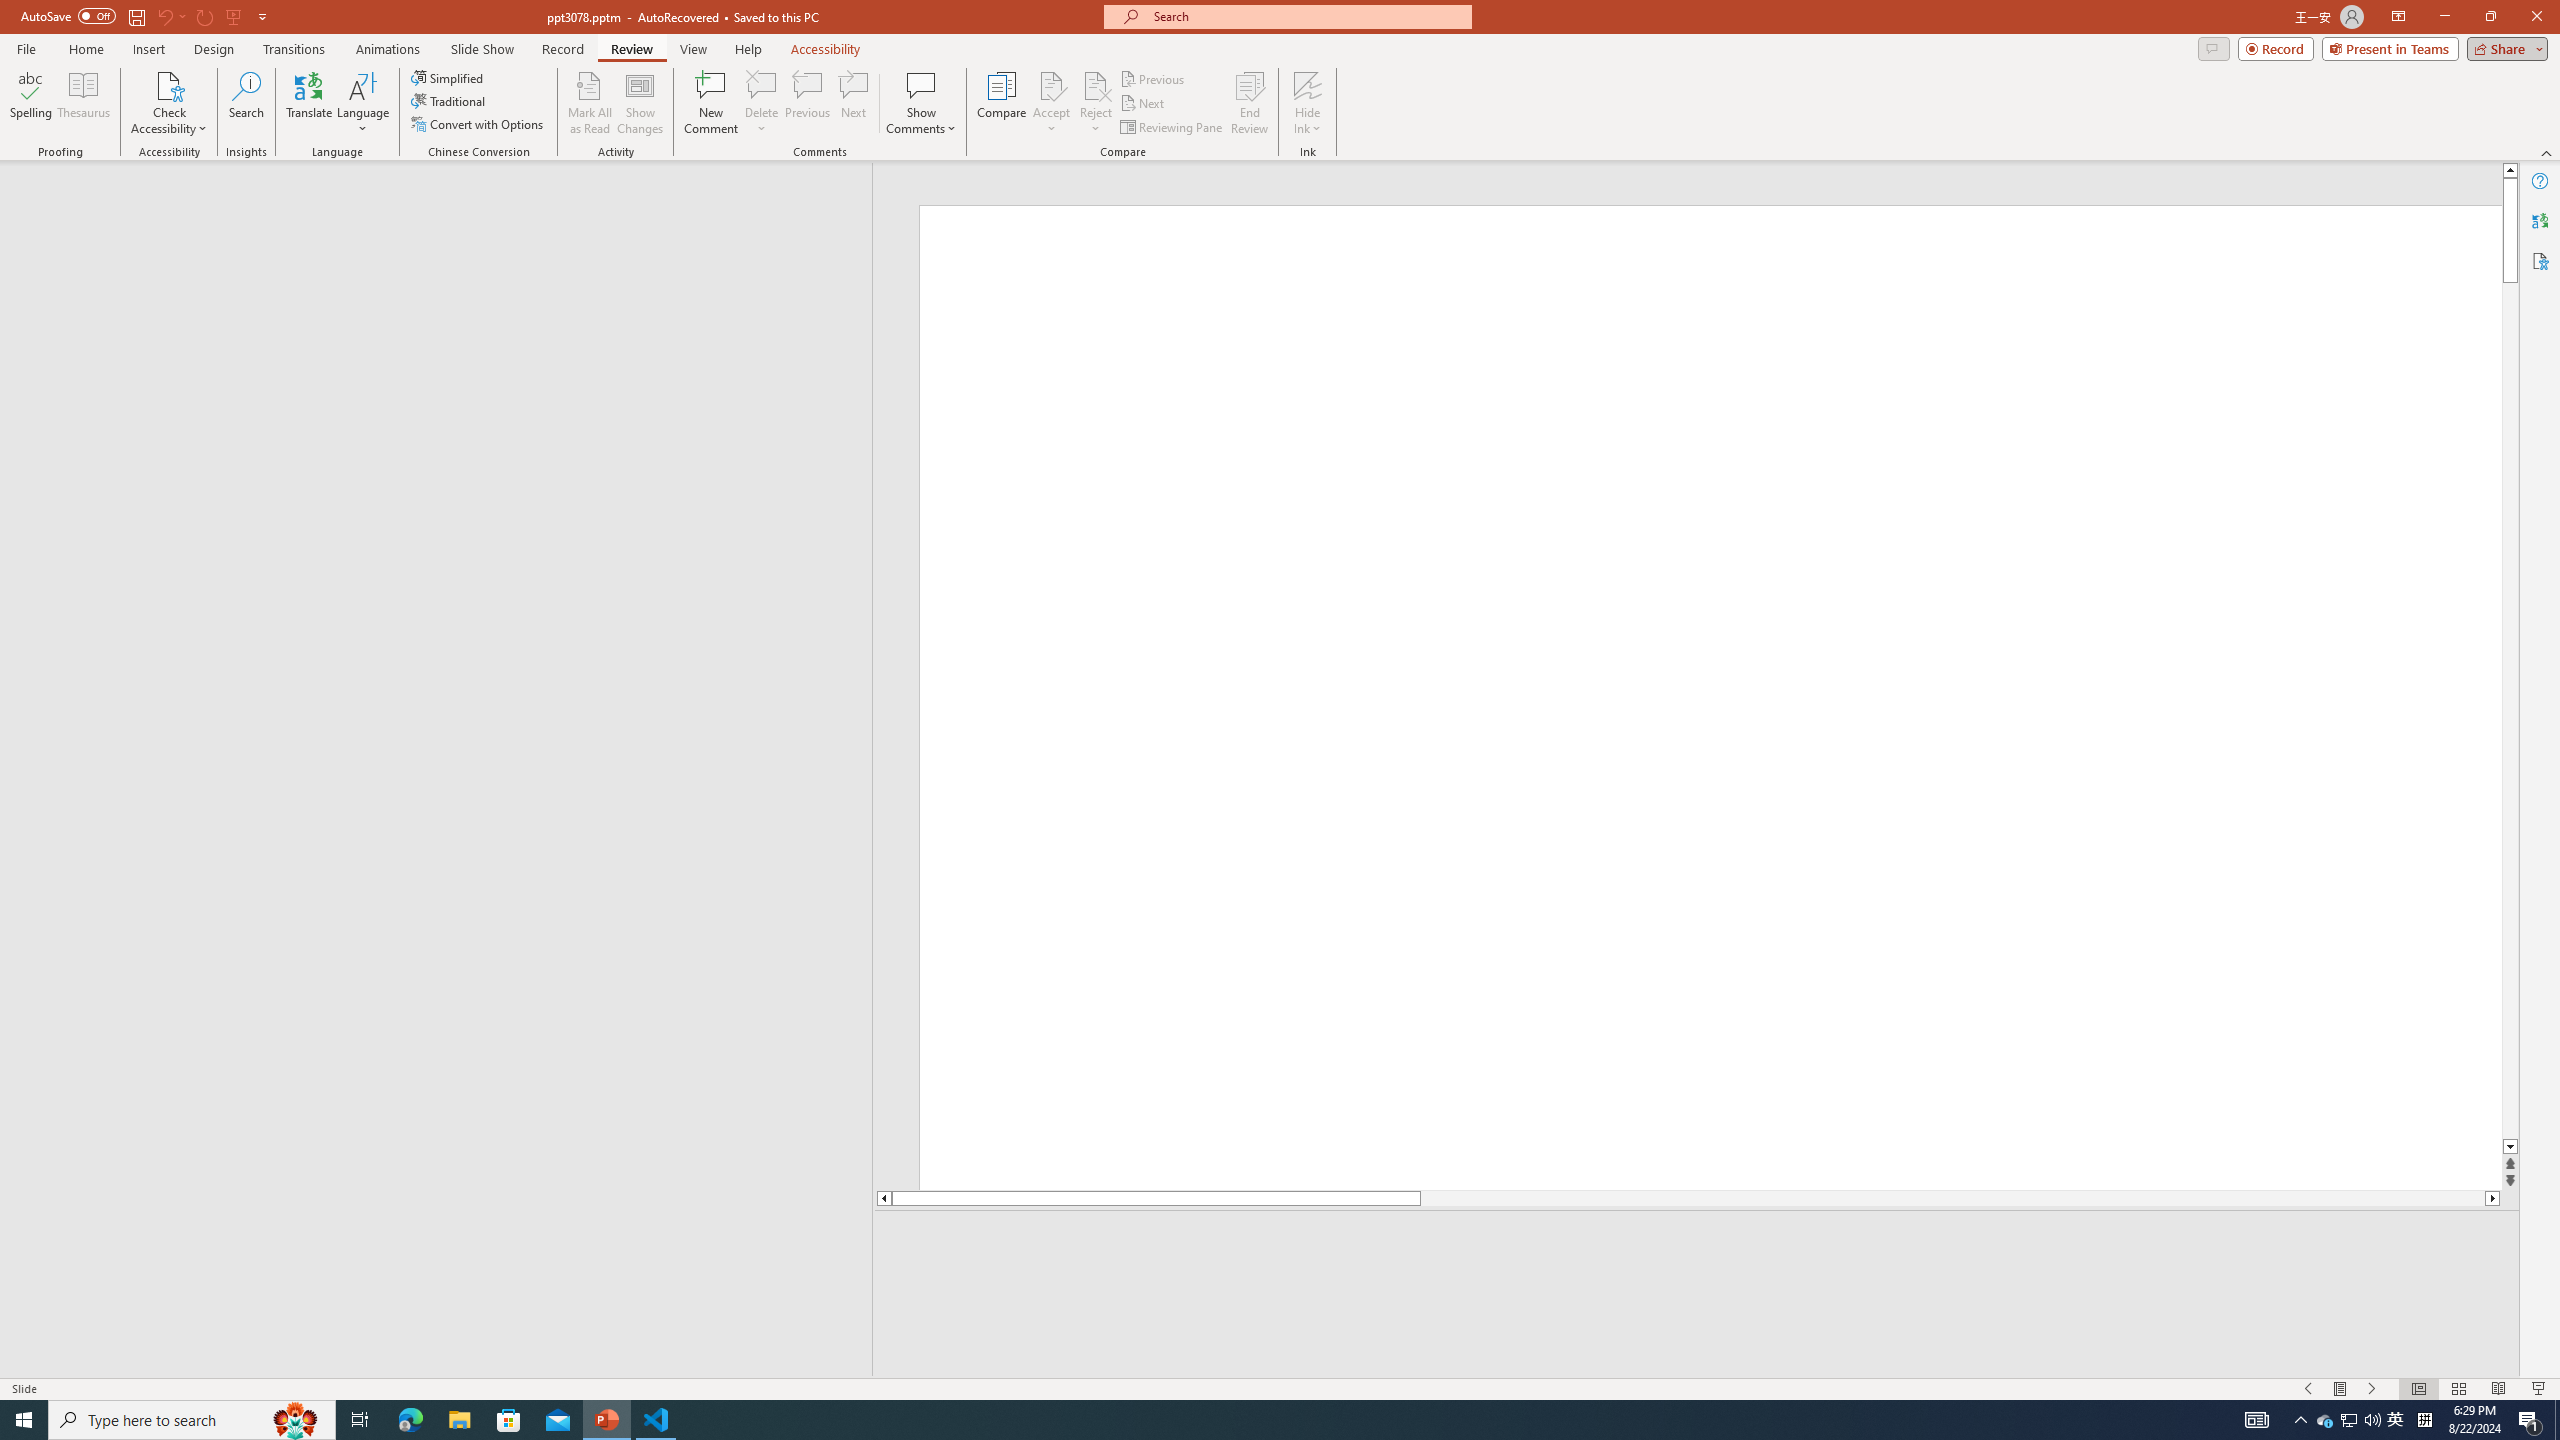  What do you see at coordinates (1308, 103) in the screenshot?
I see `'Hide Ink'` at bounding box center [1308, 103].